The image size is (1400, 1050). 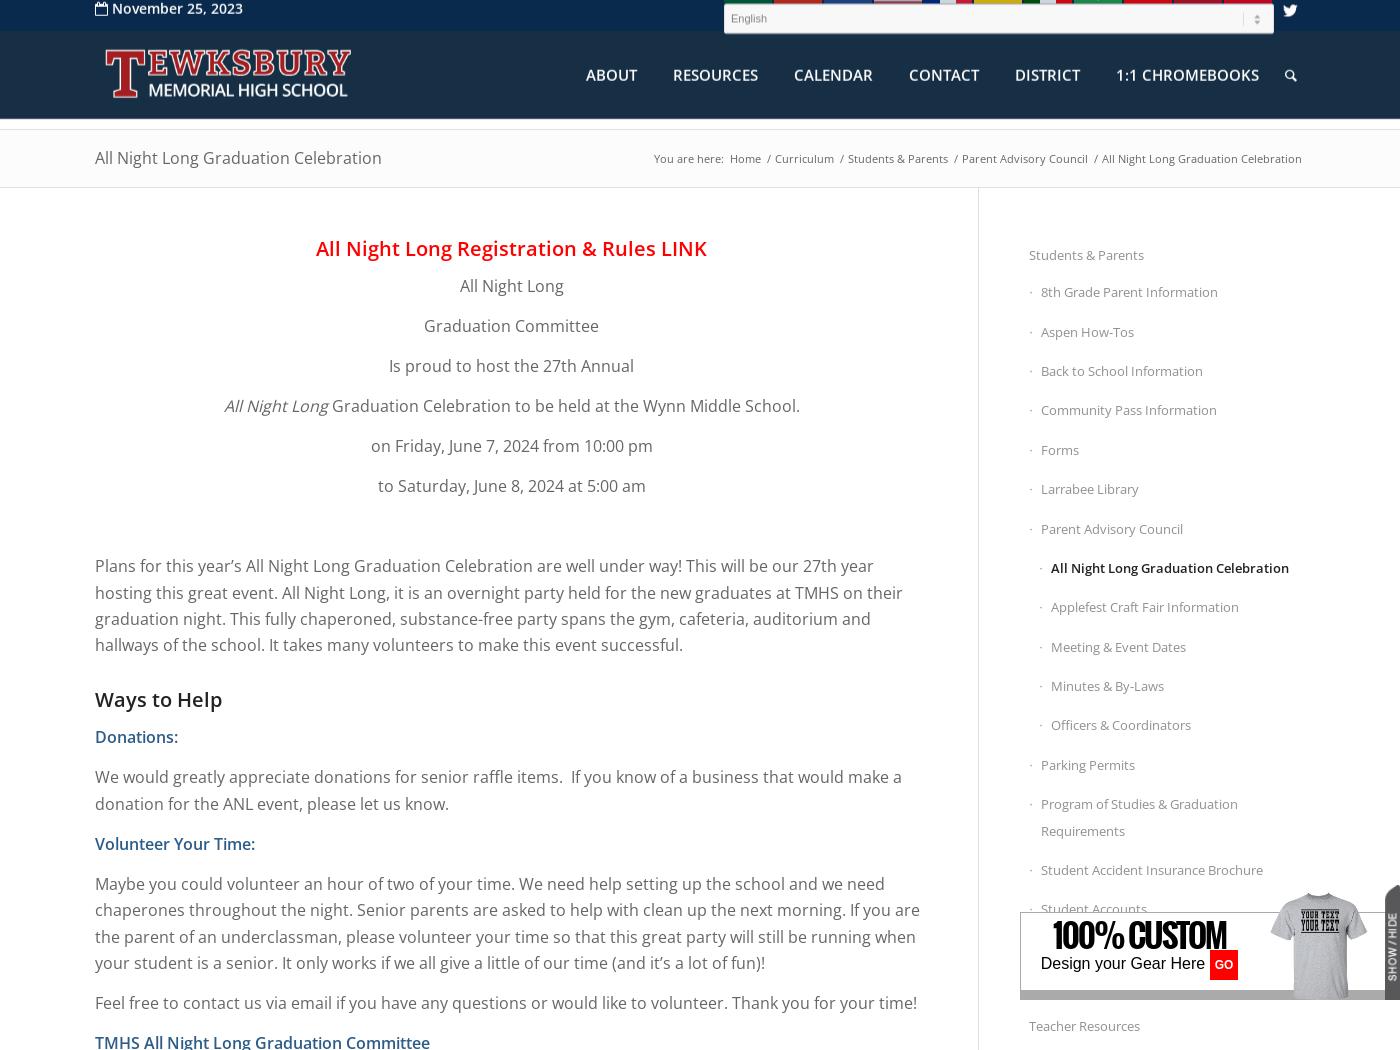 I want to click on '8th Grade Parent Information', so click(x=1129, y=291).